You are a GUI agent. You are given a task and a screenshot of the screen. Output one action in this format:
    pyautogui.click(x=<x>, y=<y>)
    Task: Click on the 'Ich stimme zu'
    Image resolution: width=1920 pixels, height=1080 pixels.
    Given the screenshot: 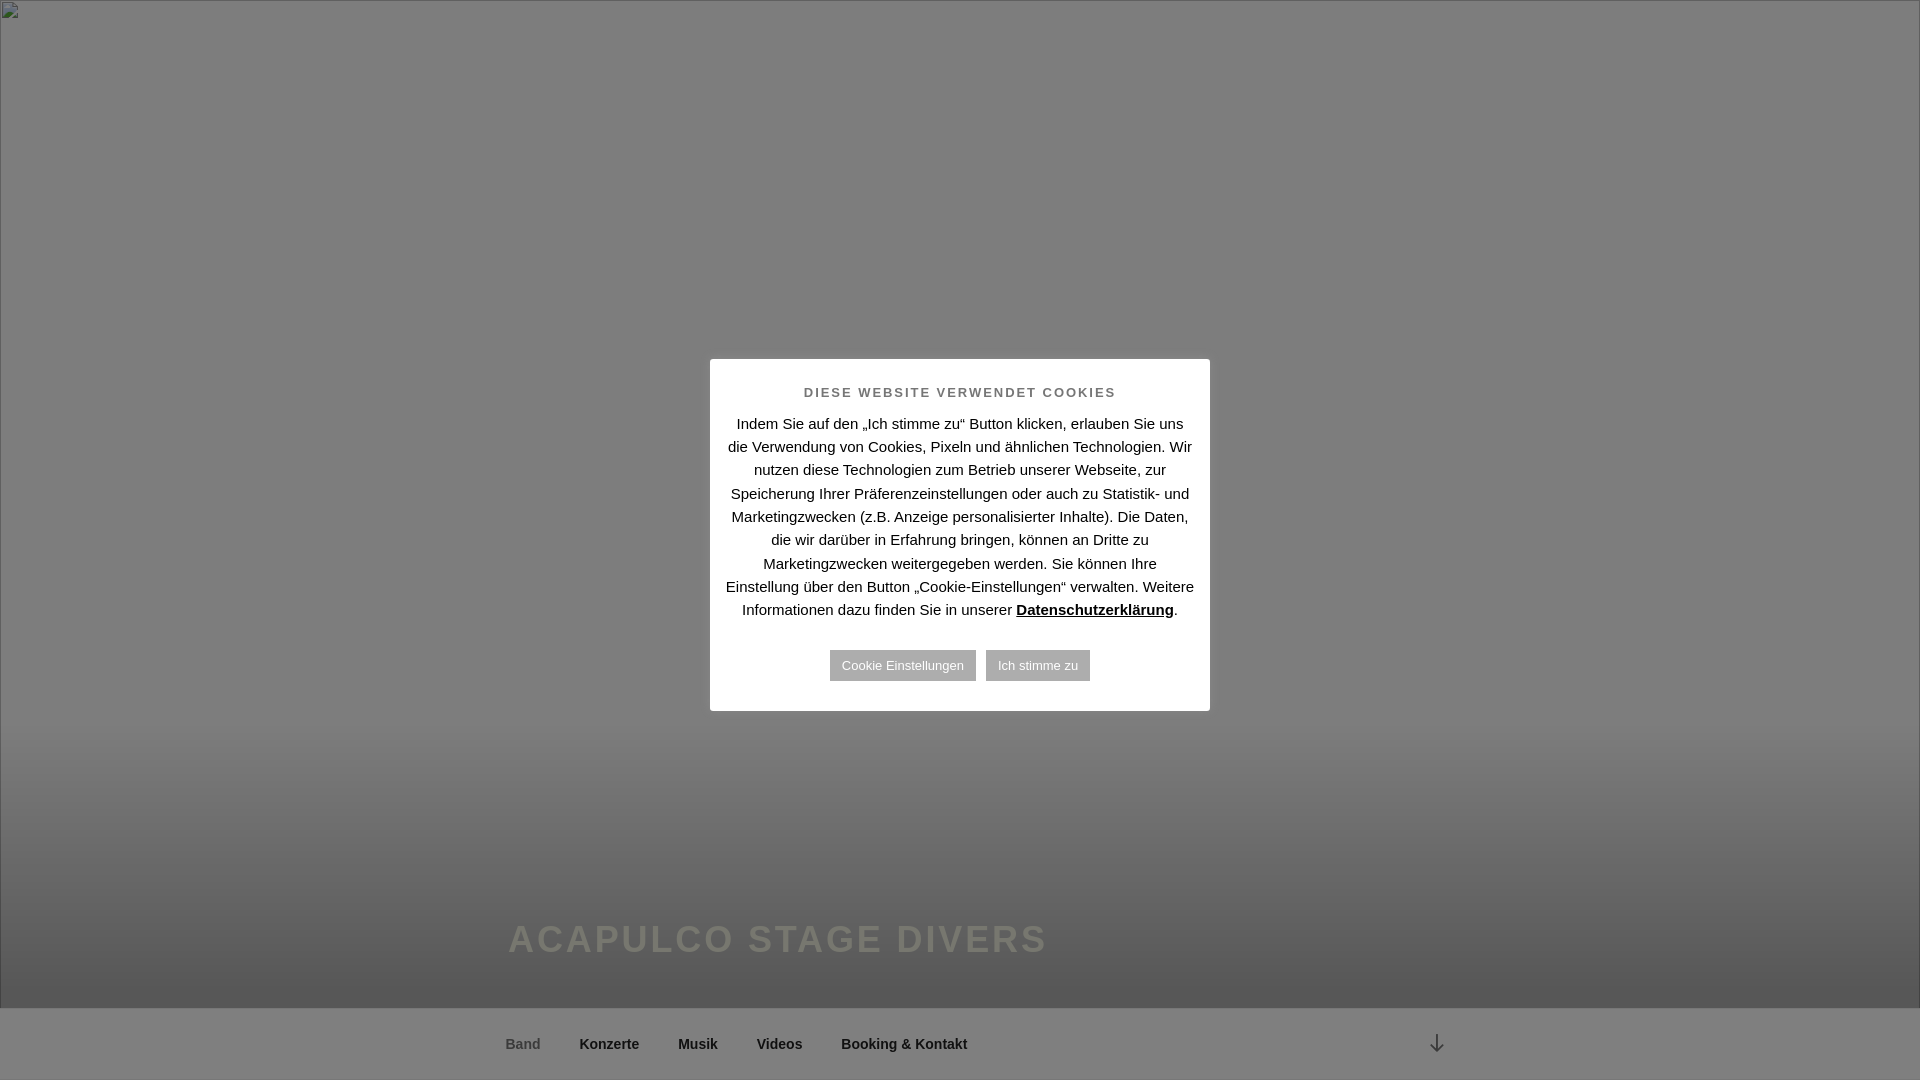 What is the action you would take?
    pyautogui.click(x=985, y=665)
    